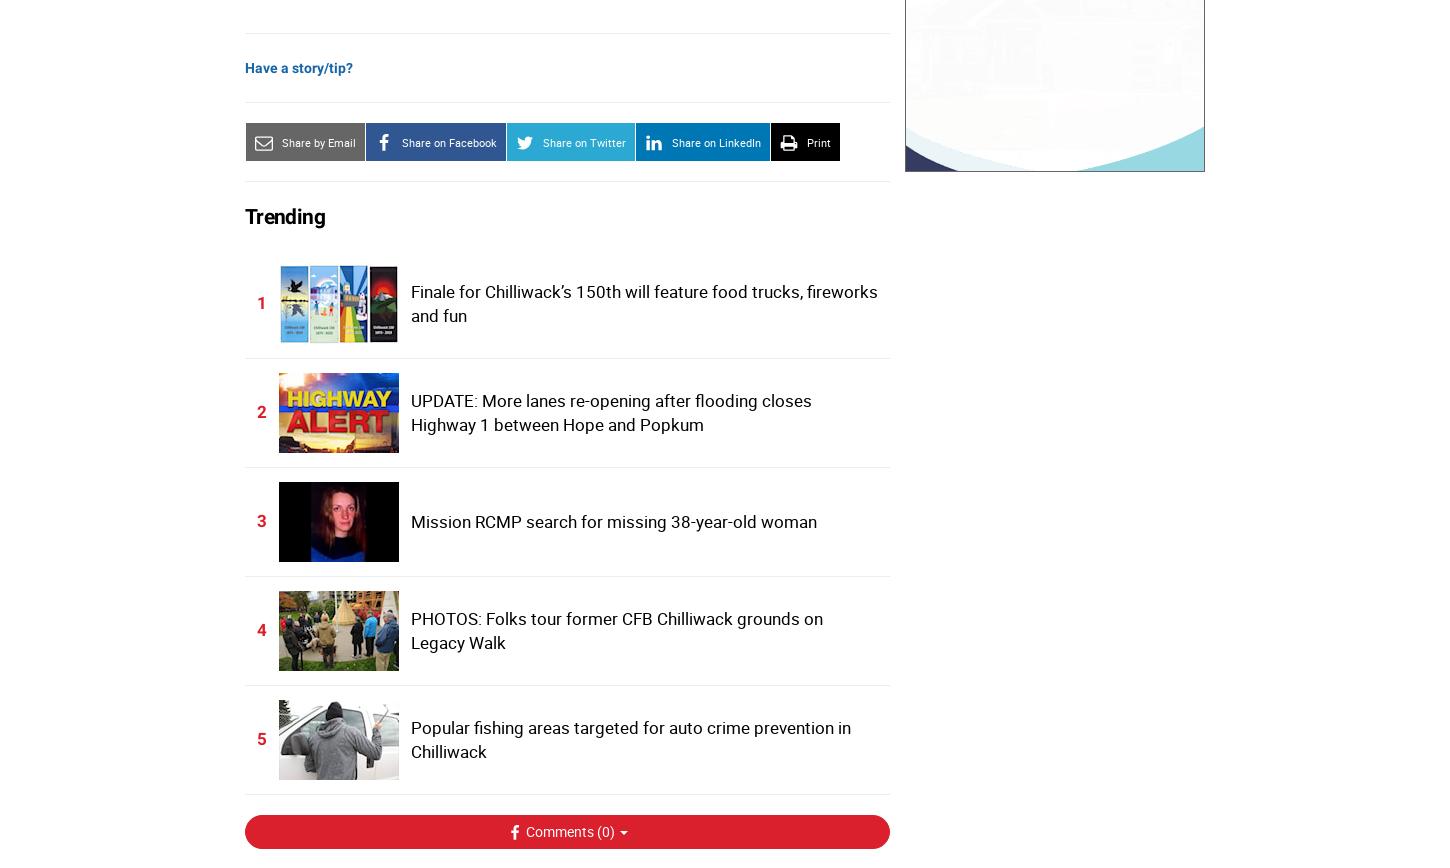  I want to click on 'Share on Facebook', so click(448, 141).